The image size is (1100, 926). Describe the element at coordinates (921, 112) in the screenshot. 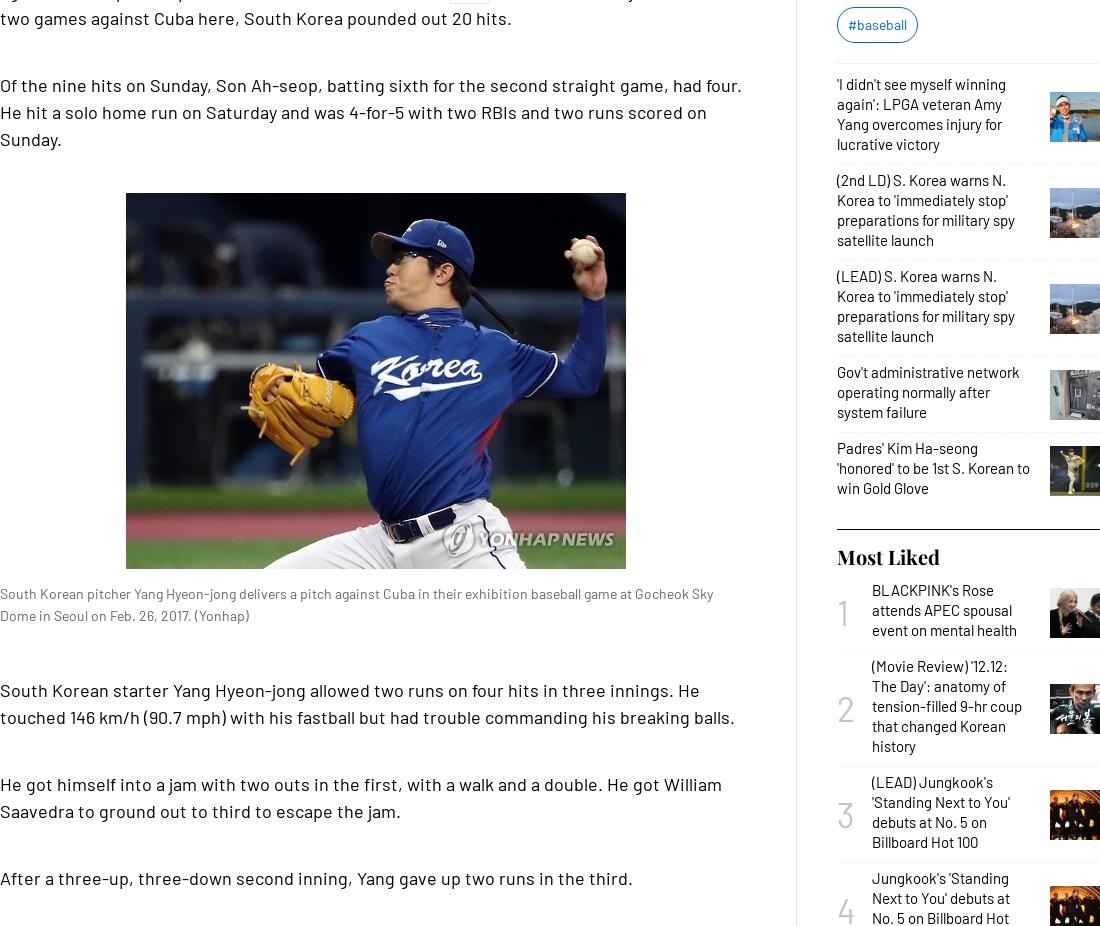

I see `''I didn't see myself winning again': LPGA veteran Amy Yang overcomes injury for lucrative victory'` at that location.